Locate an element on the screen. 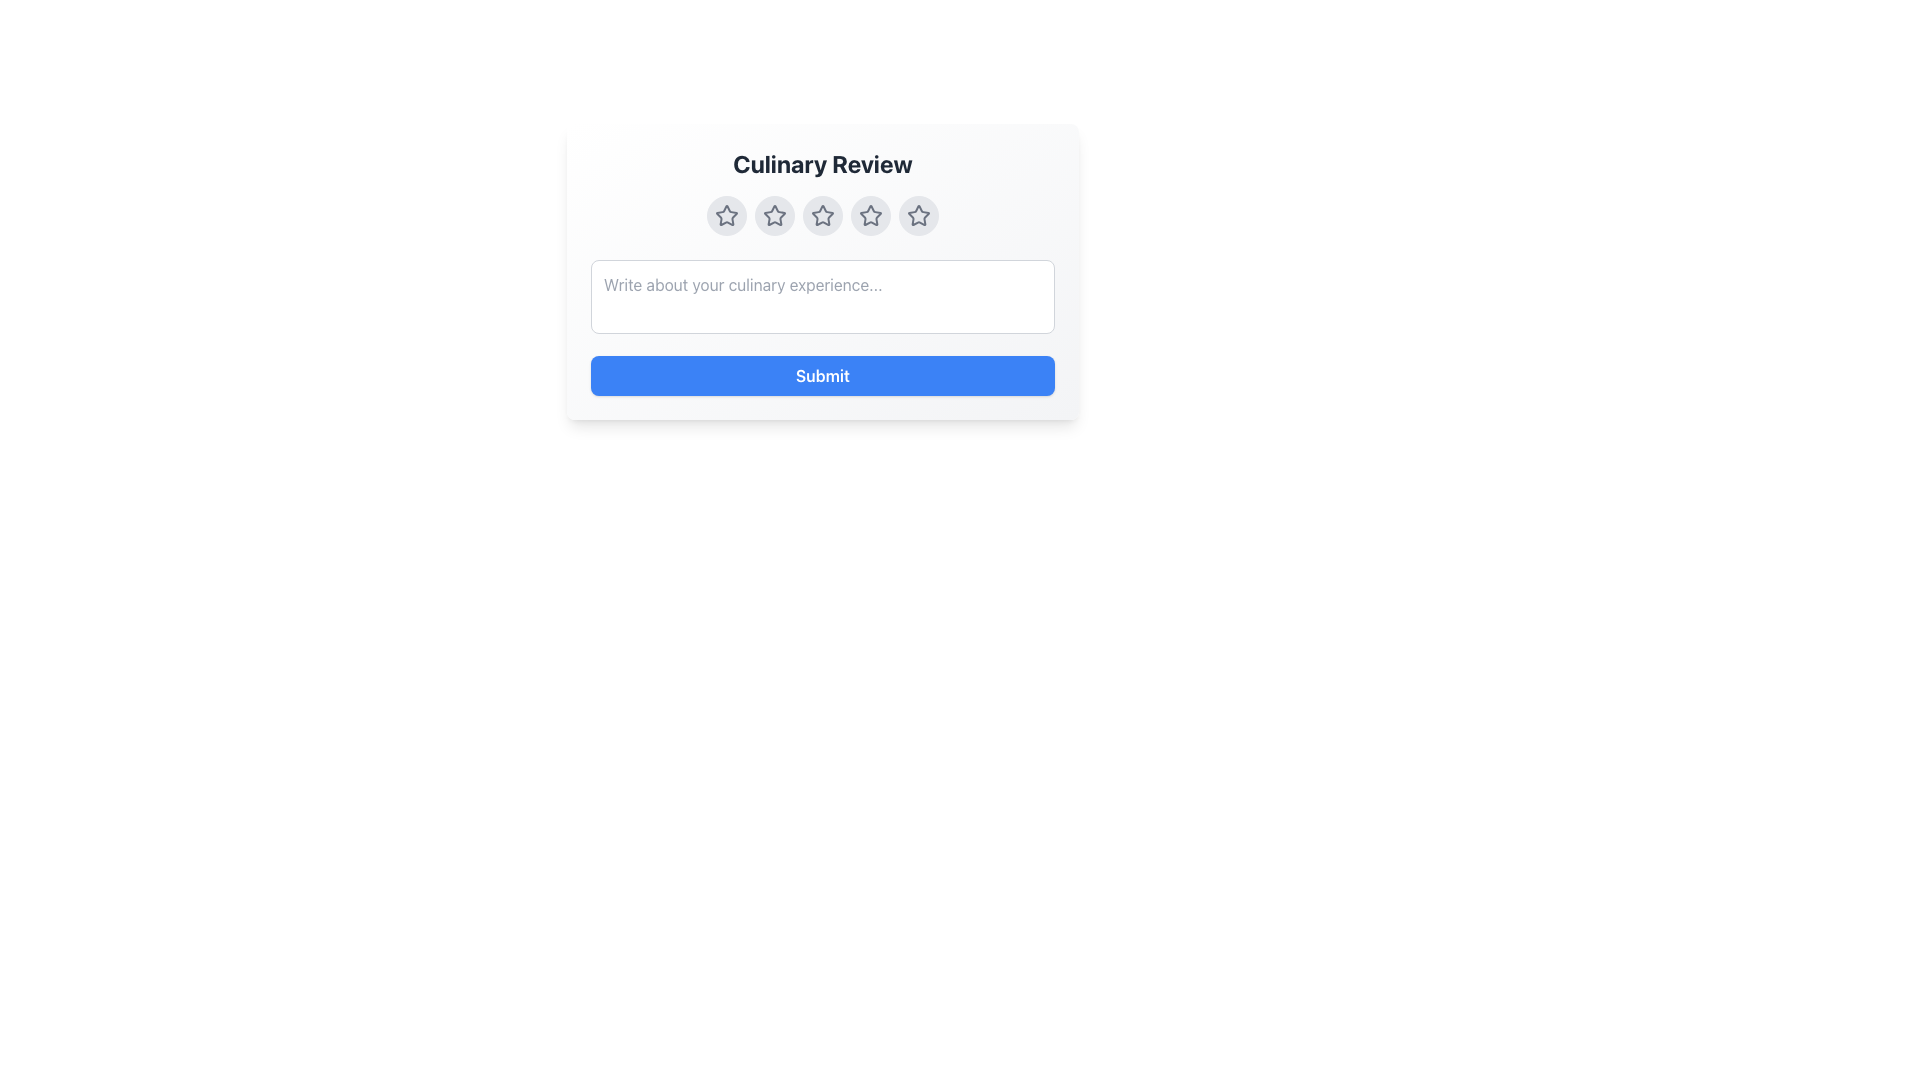 The image size is (1920, 1080). the third star-shaped icon with a thin gray outline is located at coordinates (822, 216).